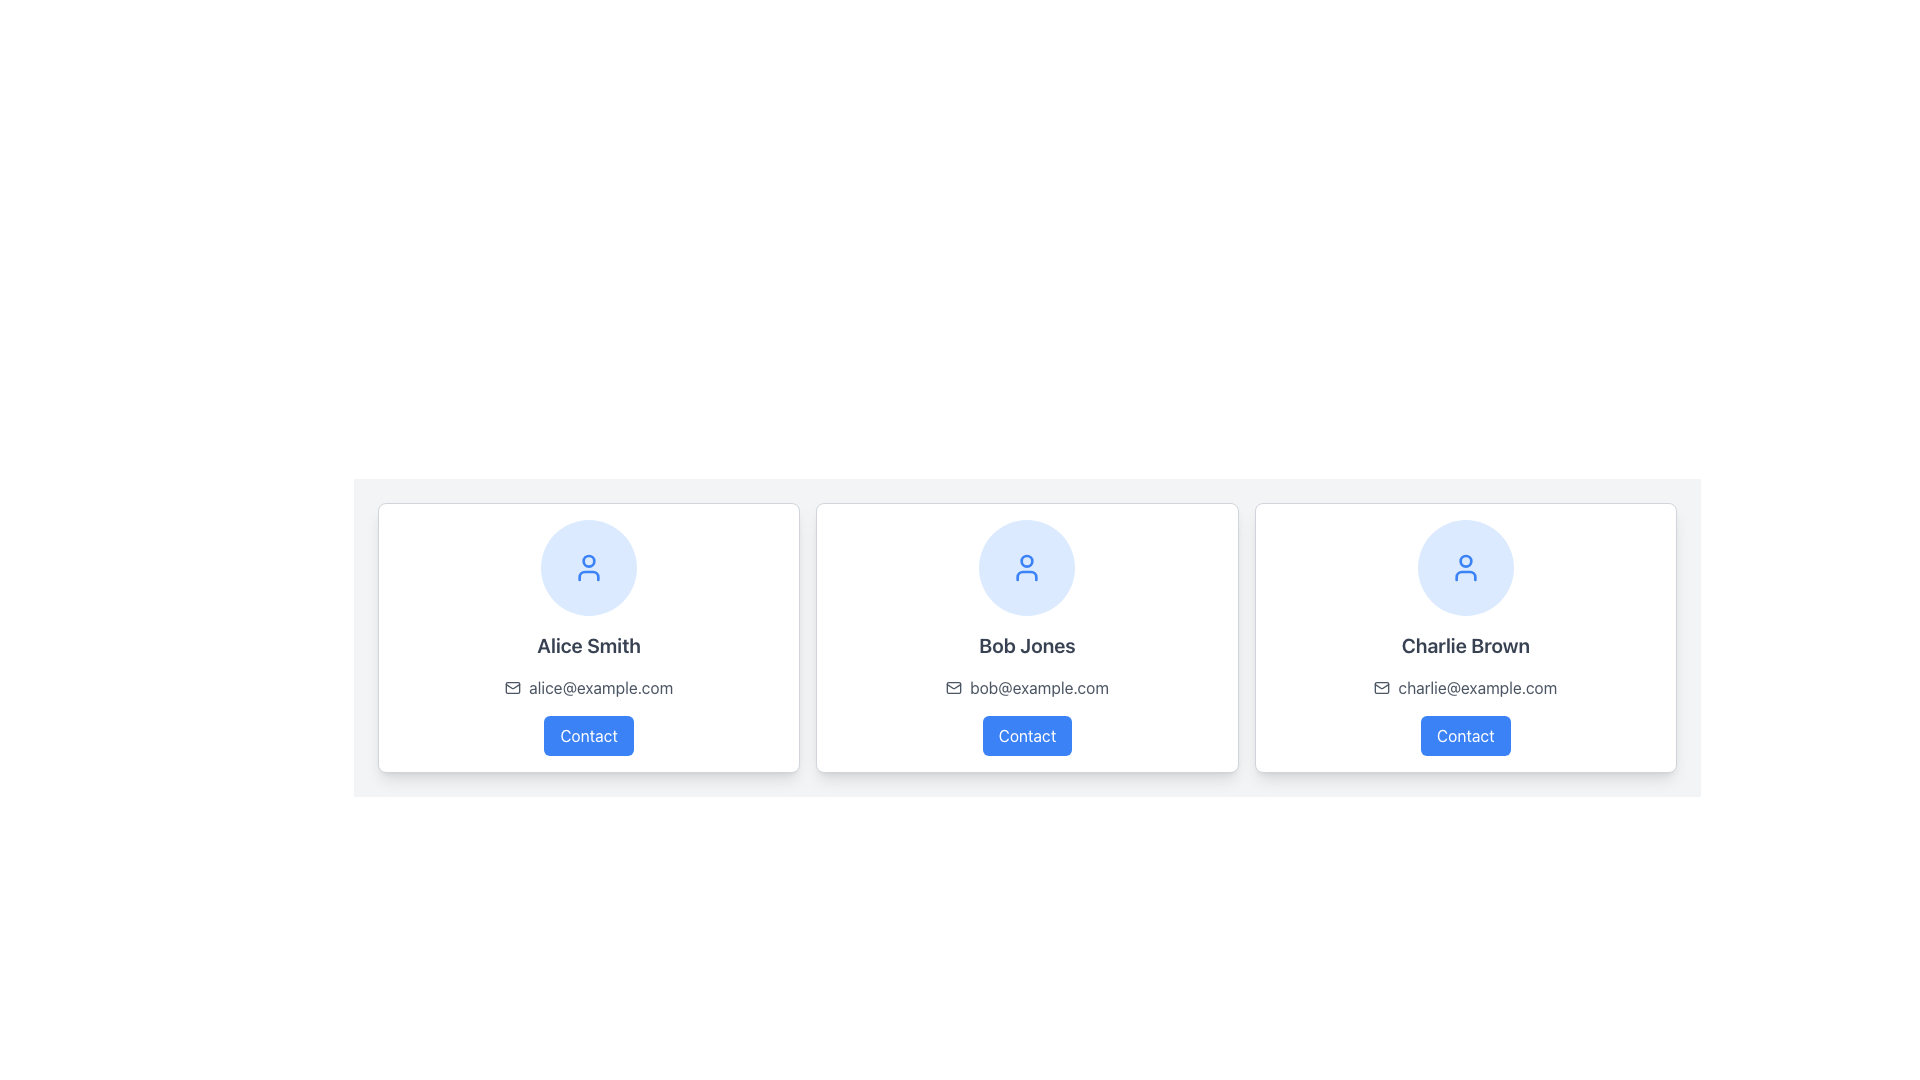 Image resolution: width=1920 pixels, height=1080 pixels. I want to click on the small rectangular Graphical Icon Component representing an email envelope icon located within the card layout under the name 'Charlie Brown', positioned directly above the 'Contact' button, so click(1381, 686).